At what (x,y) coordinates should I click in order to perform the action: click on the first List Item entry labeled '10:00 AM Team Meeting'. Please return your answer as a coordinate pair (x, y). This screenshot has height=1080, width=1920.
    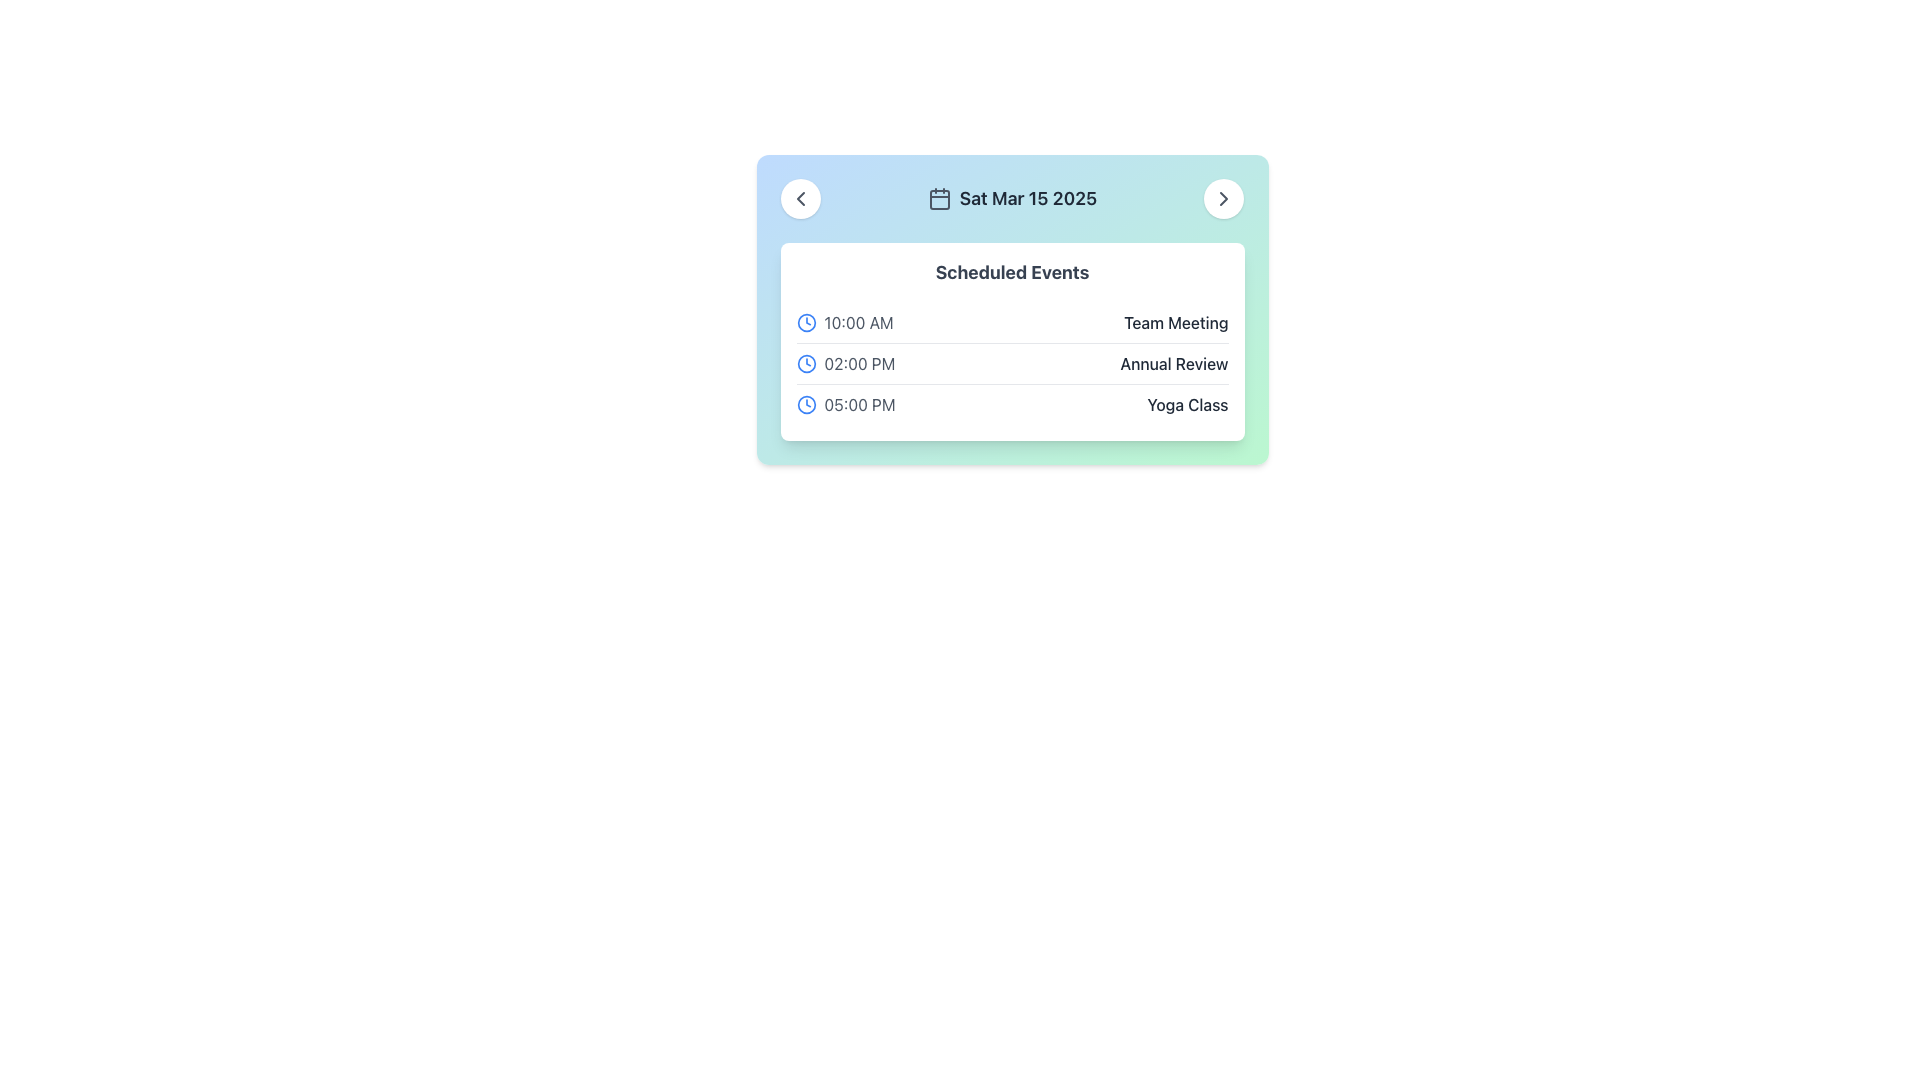
    Looking at the image, I should click on (1012, 322).